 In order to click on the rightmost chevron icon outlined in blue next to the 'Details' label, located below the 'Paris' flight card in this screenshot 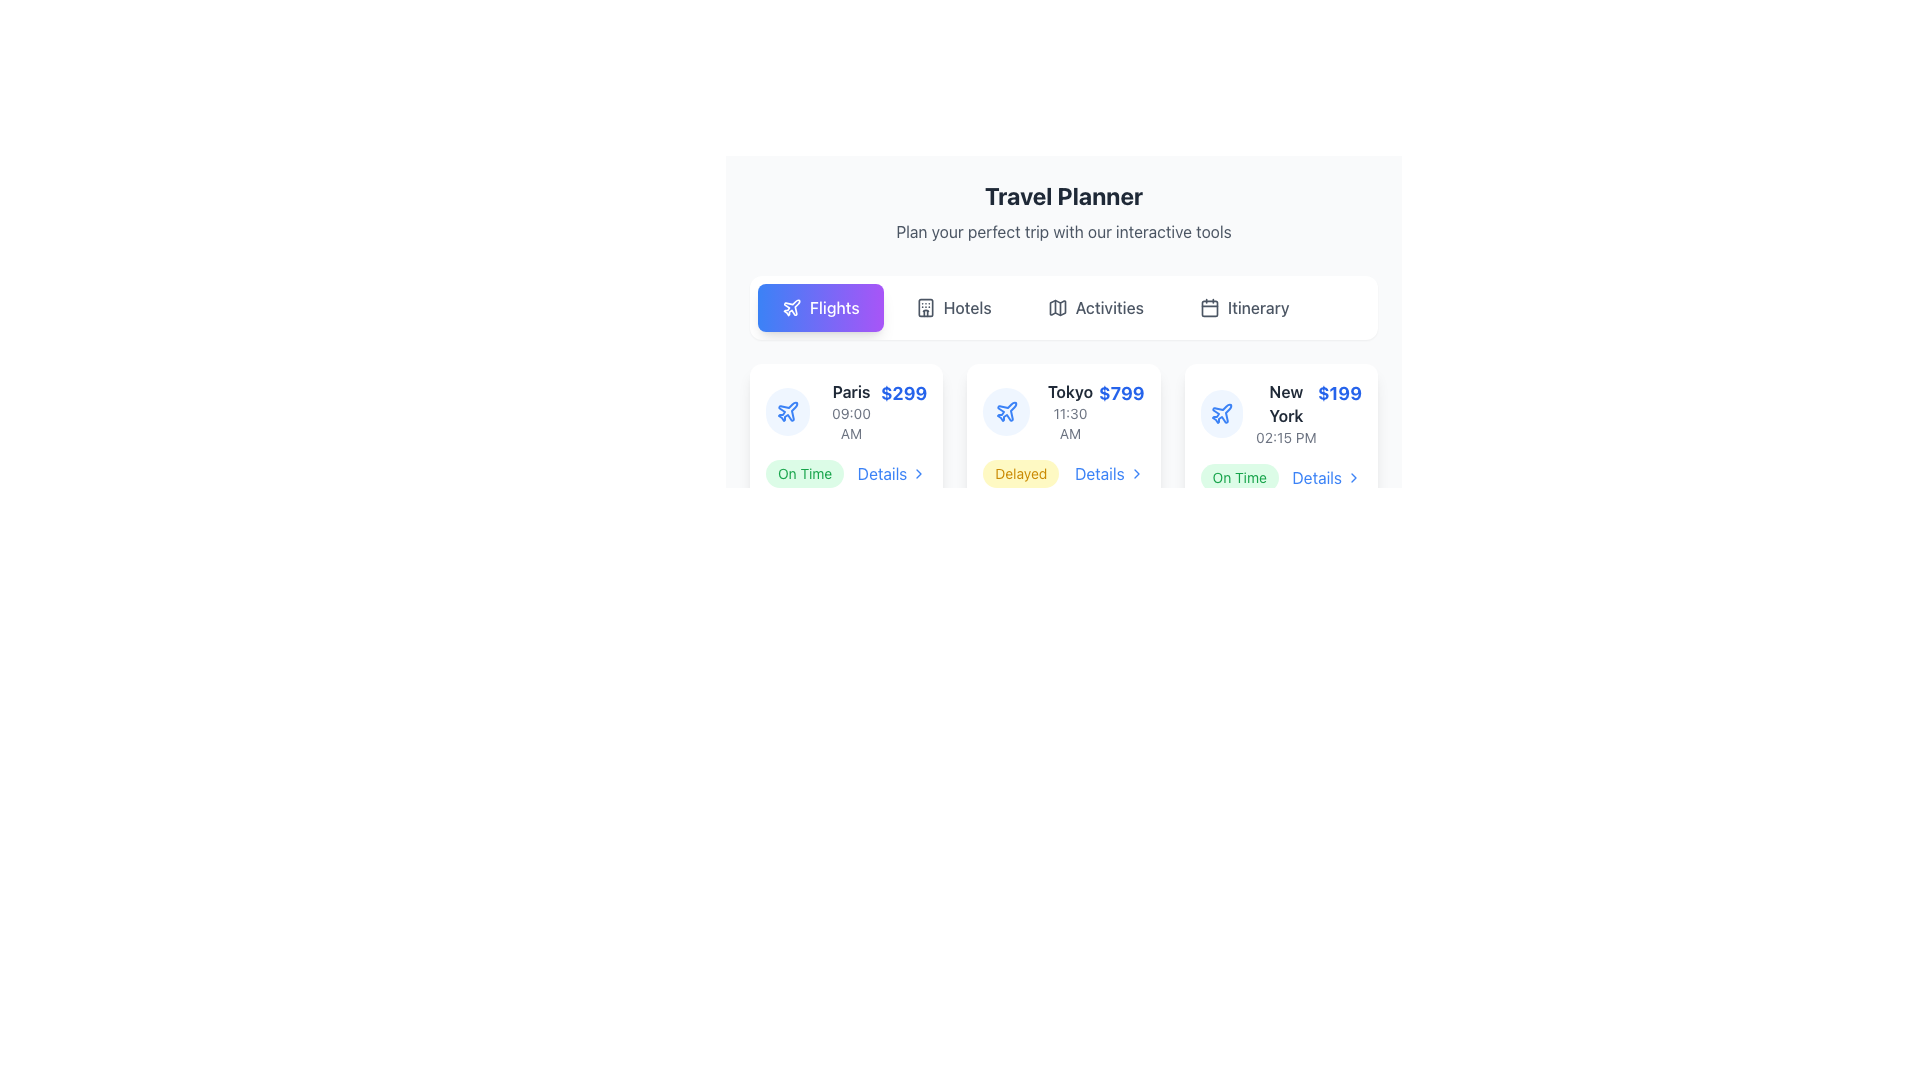, I will do `click(918, 474)`.